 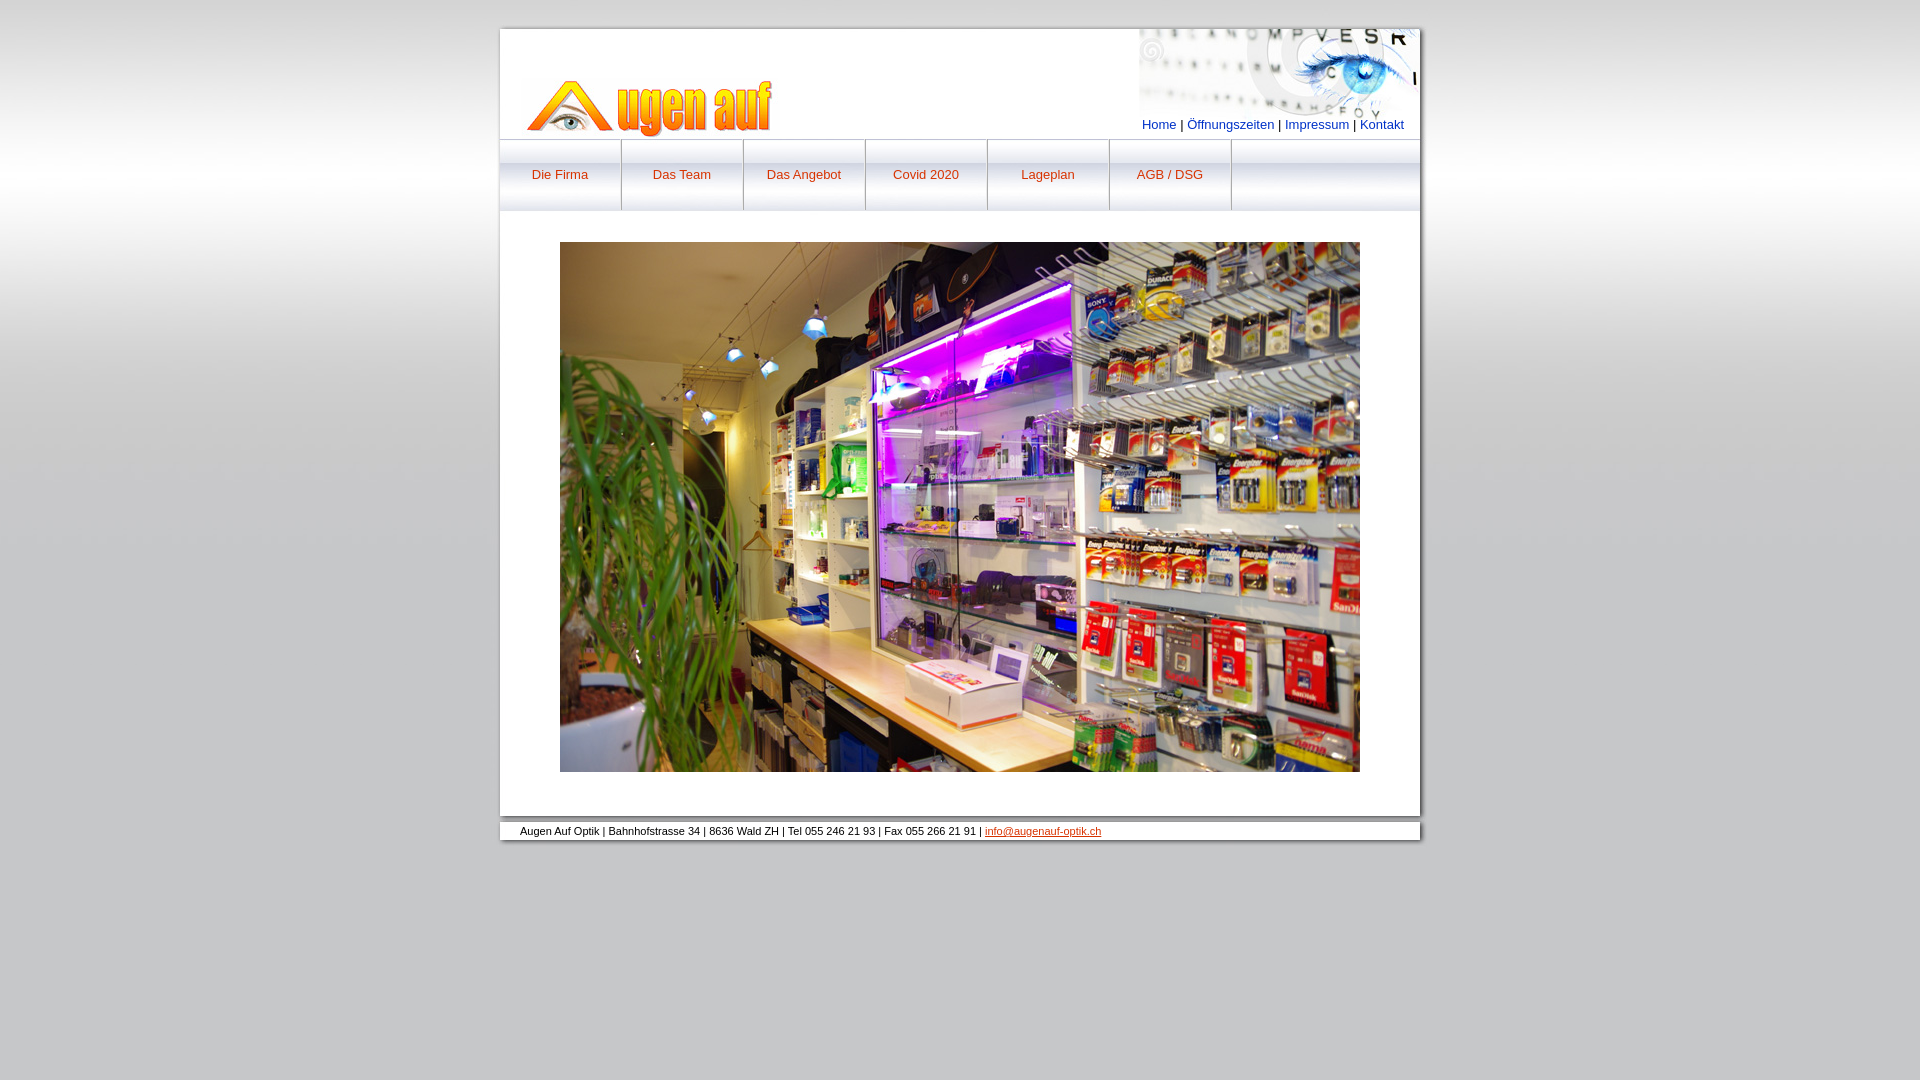 What do you see at coordinates (865, 173) in the screenshot?
I see `'Covid 2020'` at bounding box center [865, 173].